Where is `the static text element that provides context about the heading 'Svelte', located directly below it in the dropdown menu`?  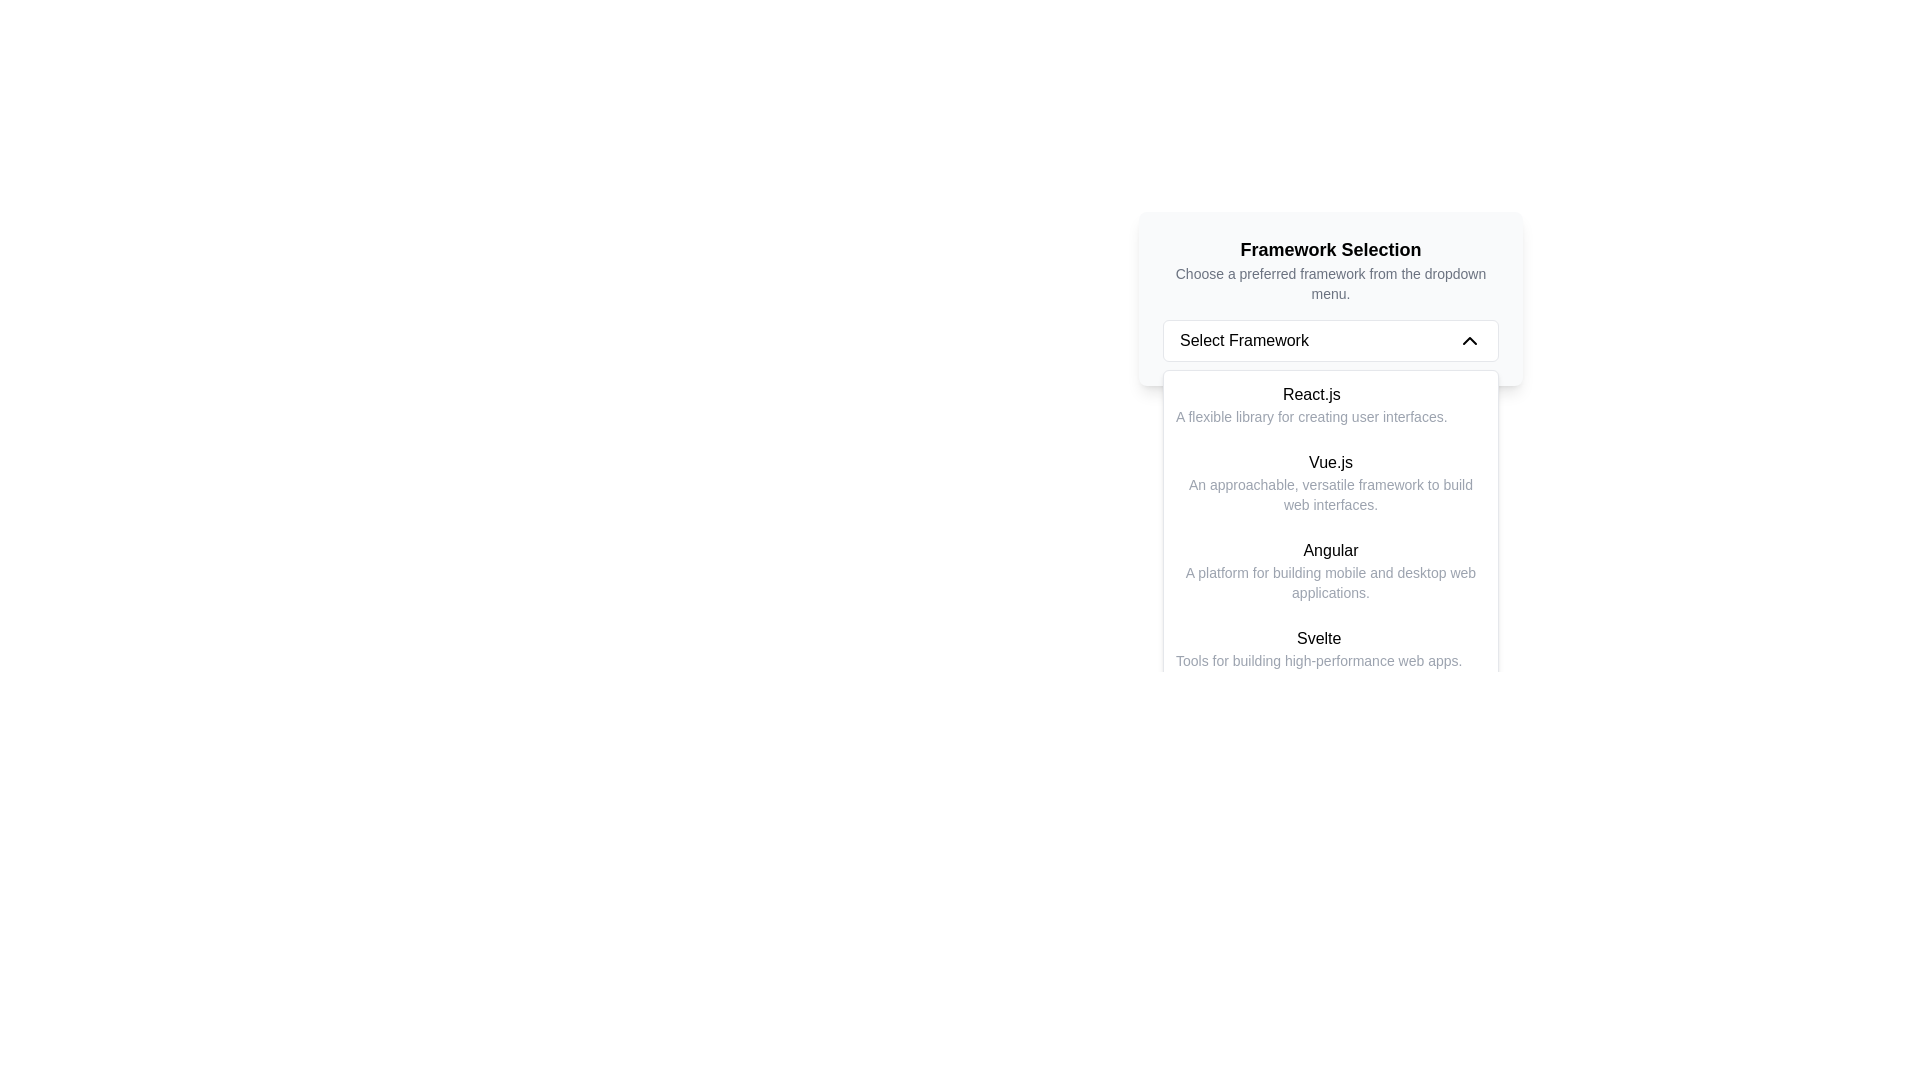 the static text element that provides context about the heading 'Svelte', located directly below it in the dropdown menu is located at coordinates (1319, 660).